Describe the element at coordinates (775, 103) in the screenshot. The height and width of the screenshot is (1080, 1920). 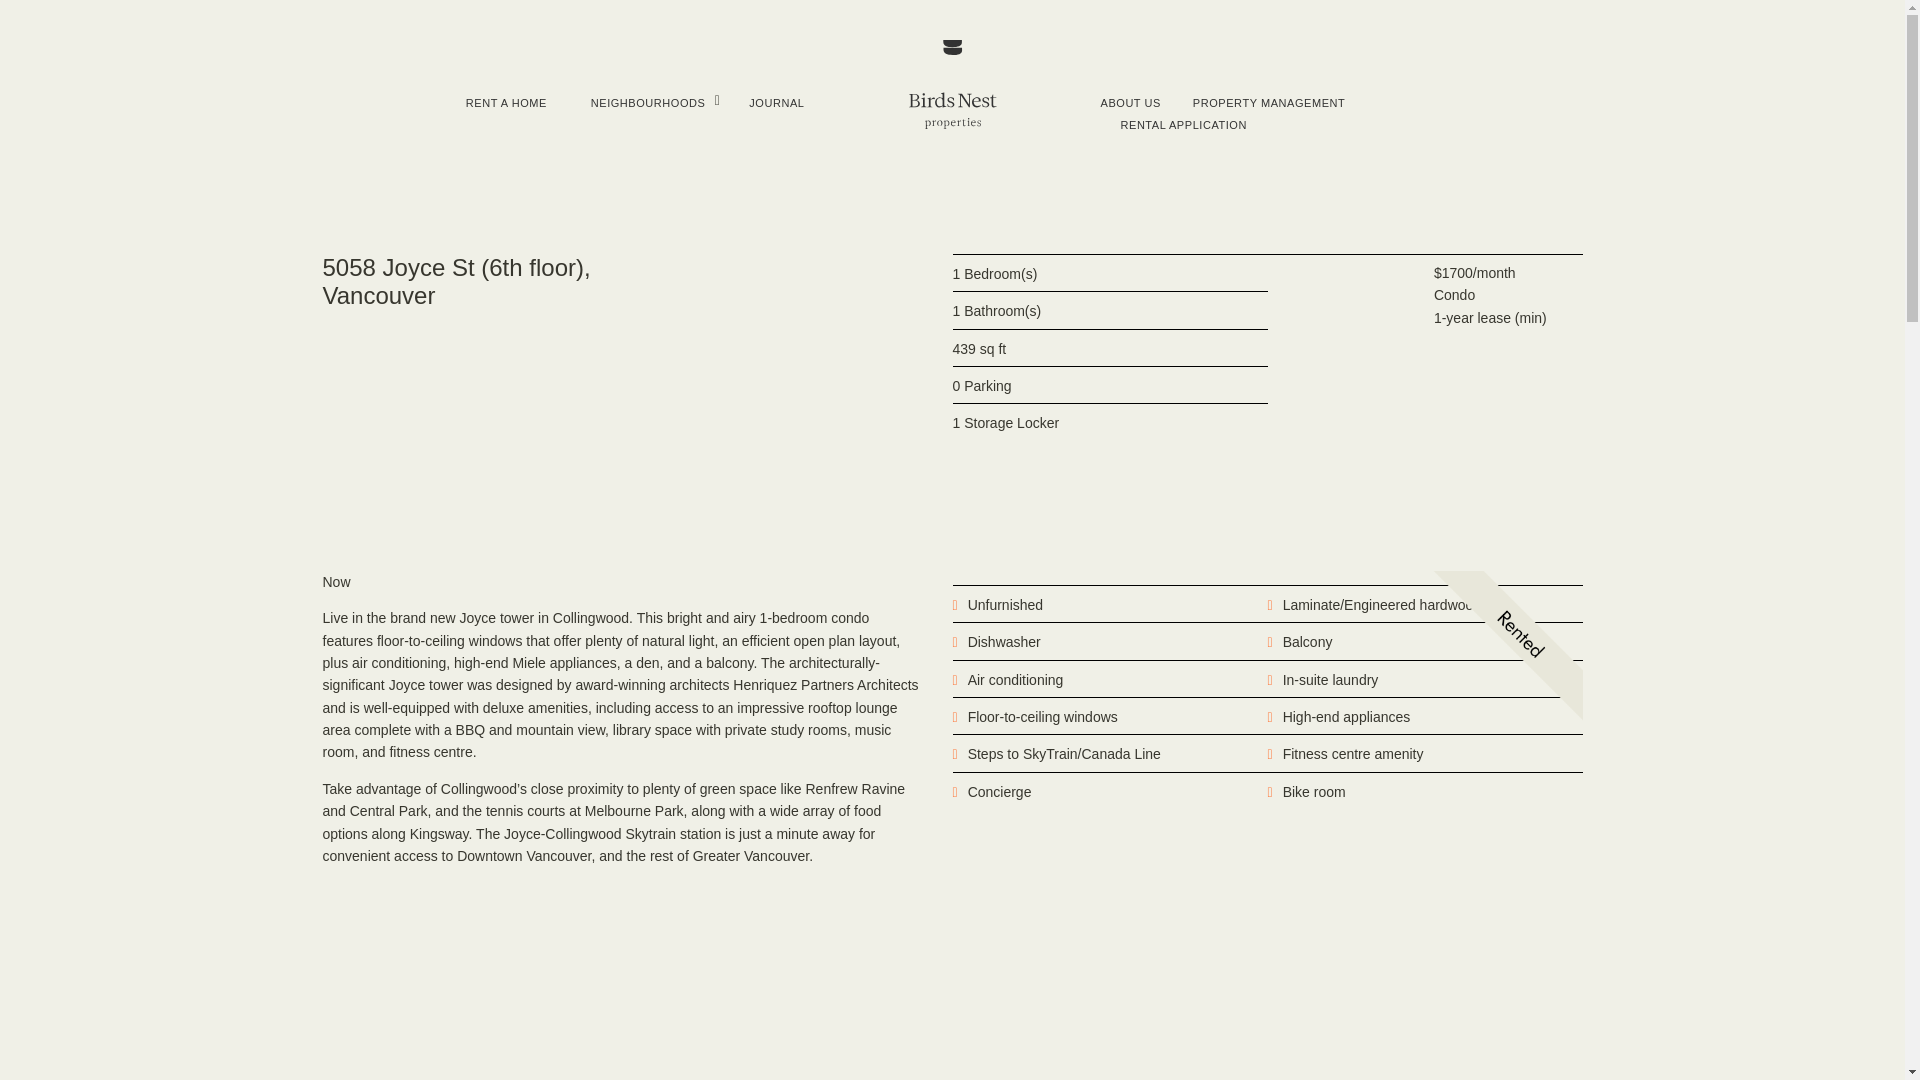
I see `'JOURNAL'` at that location.